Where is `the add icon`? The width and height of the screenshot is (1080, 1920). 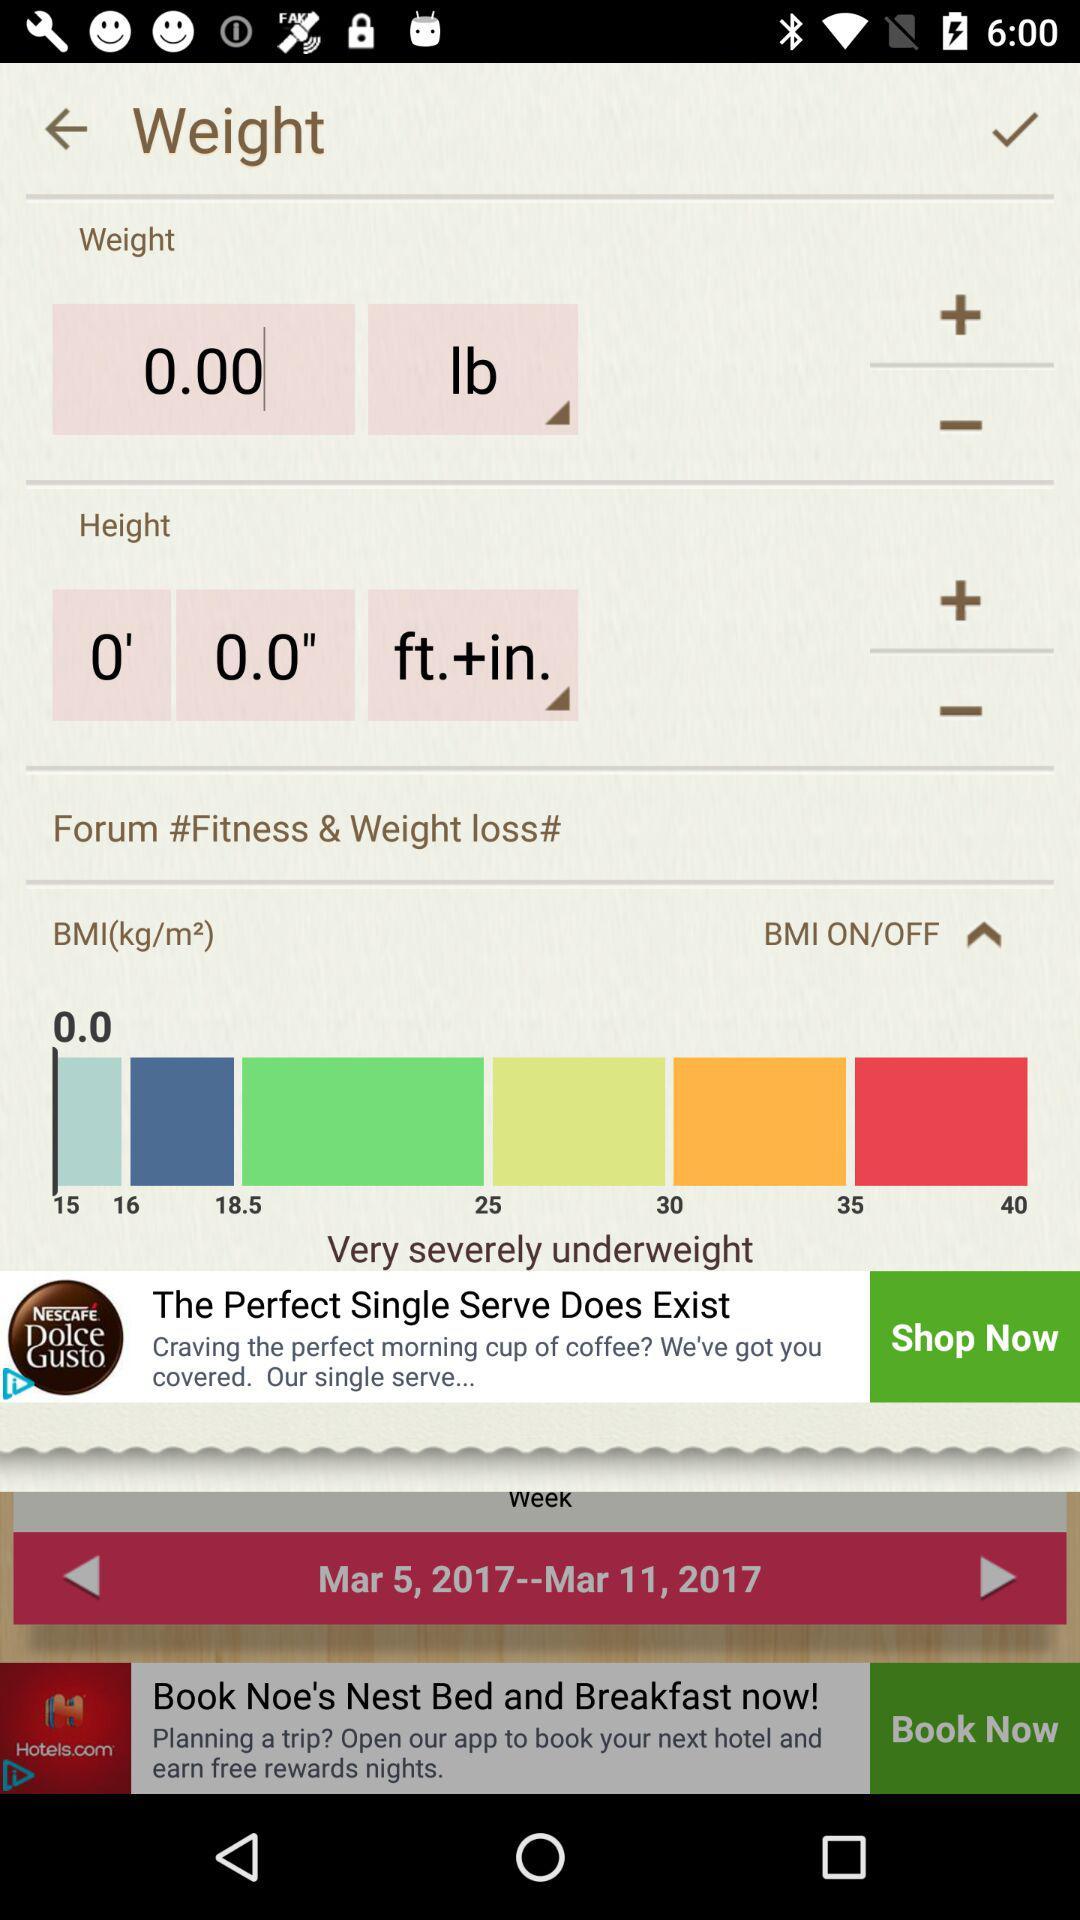 the add icon is located at coordinates (960, 599).